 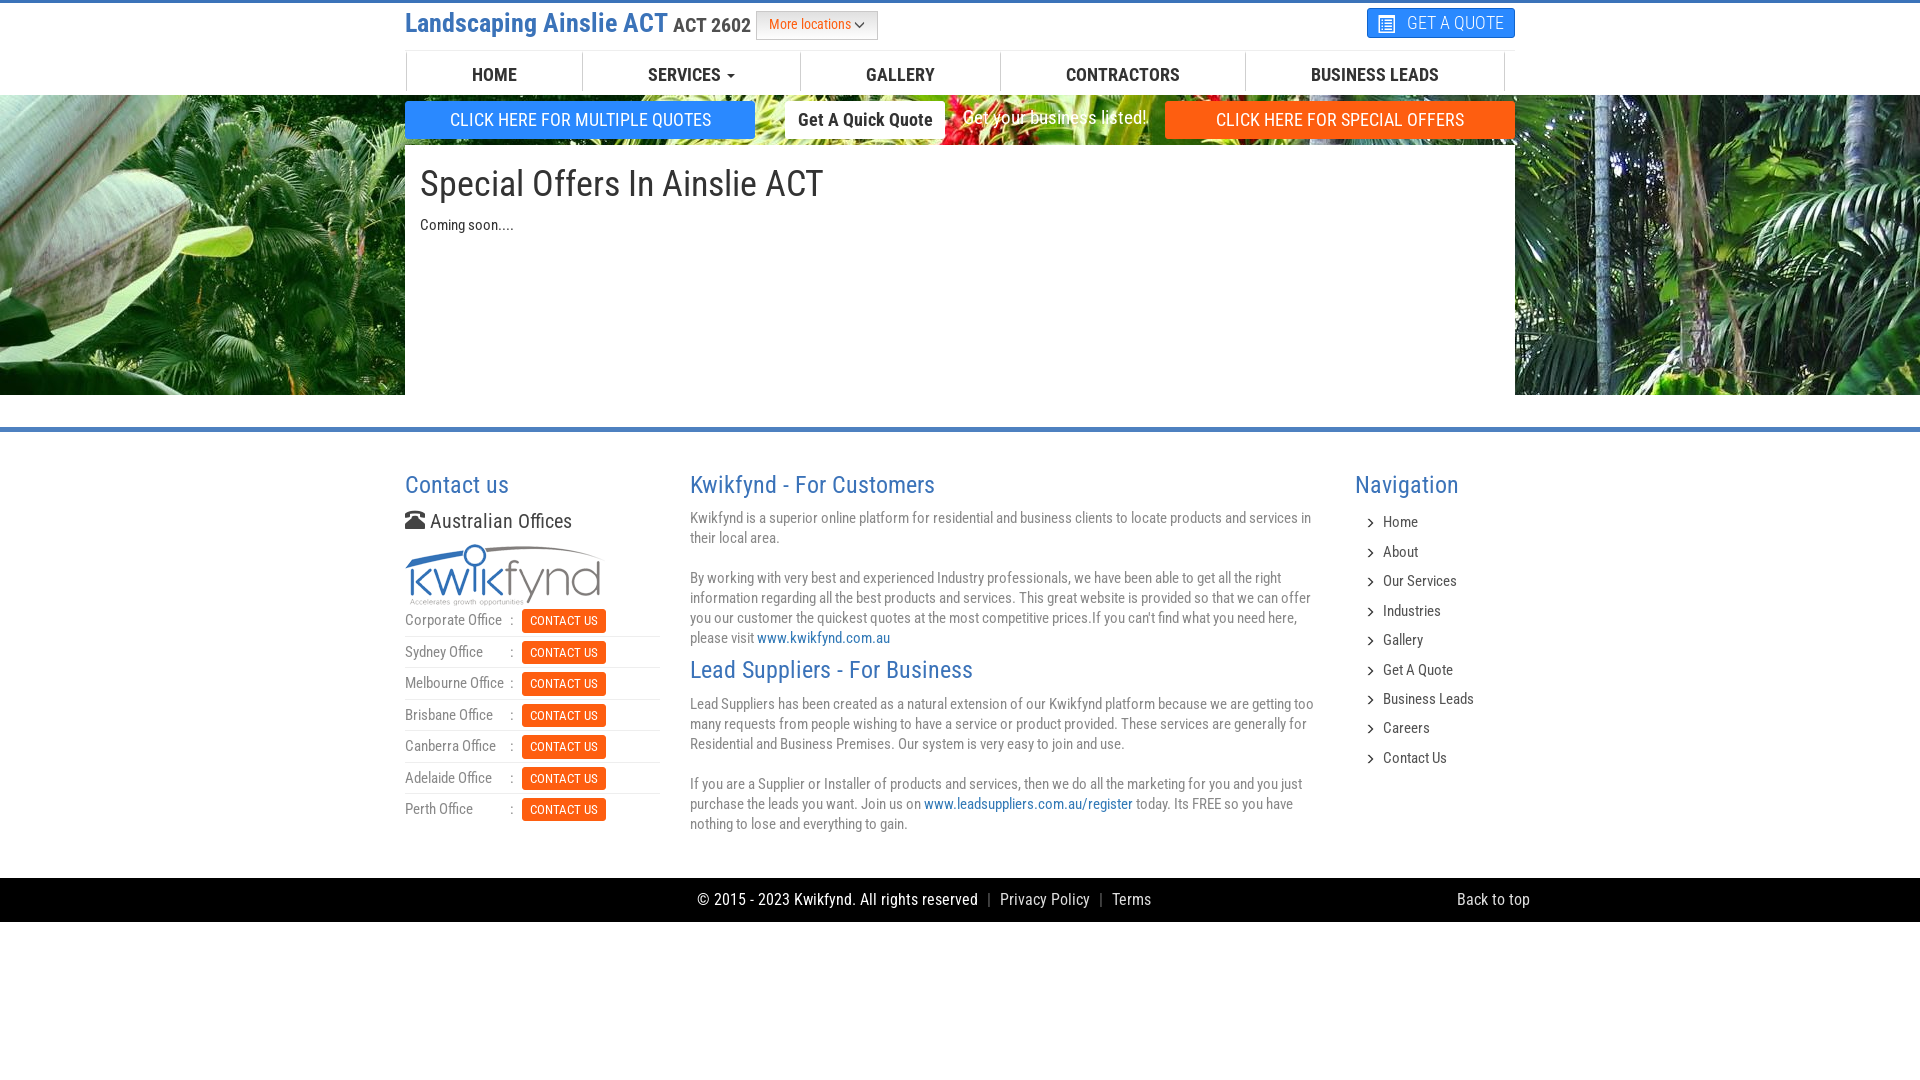 What do you see at coordinates (1405, 728) in the screenshot?
I see `'Careers'` at bounding box center [1405, 728].